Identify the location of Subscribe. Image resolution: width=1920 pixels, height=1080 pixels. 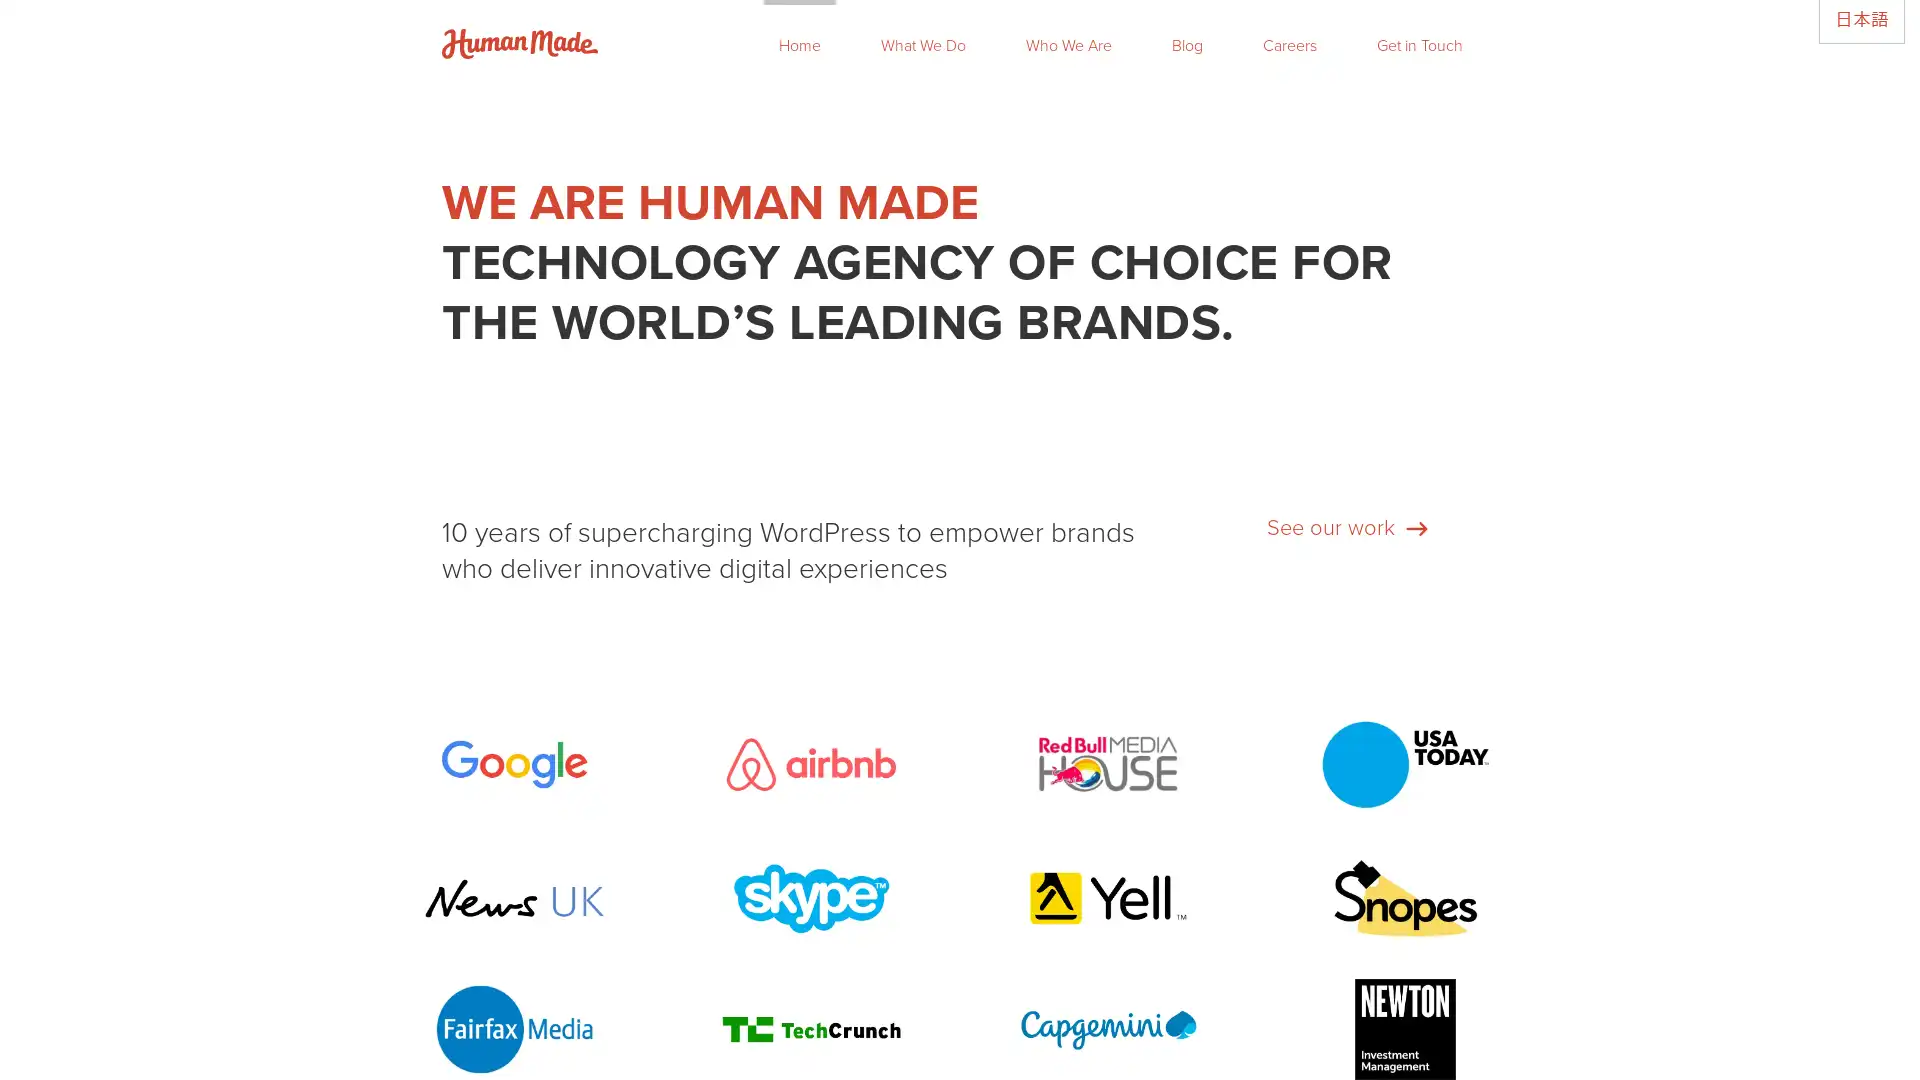
(1246, 1018).